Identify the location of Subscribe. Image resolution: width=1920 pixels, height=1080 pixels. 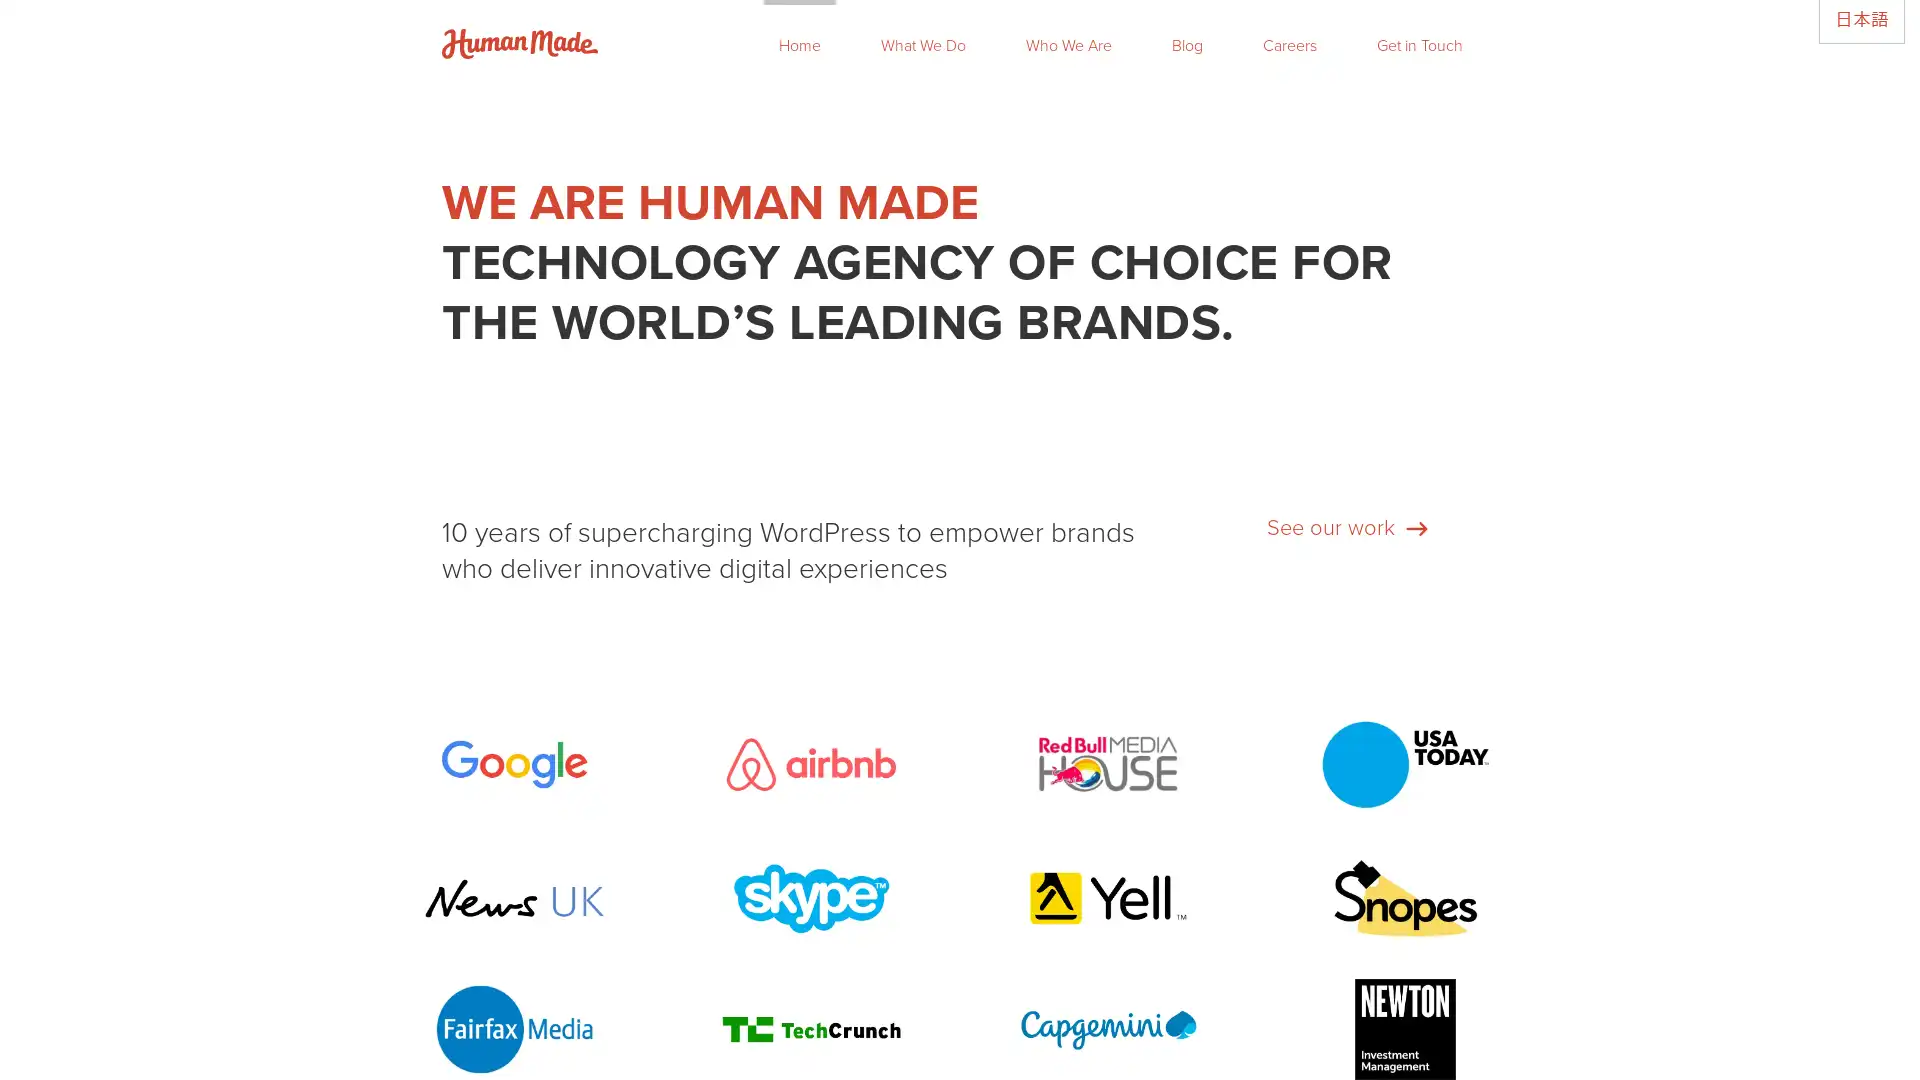
(1246, 1018).